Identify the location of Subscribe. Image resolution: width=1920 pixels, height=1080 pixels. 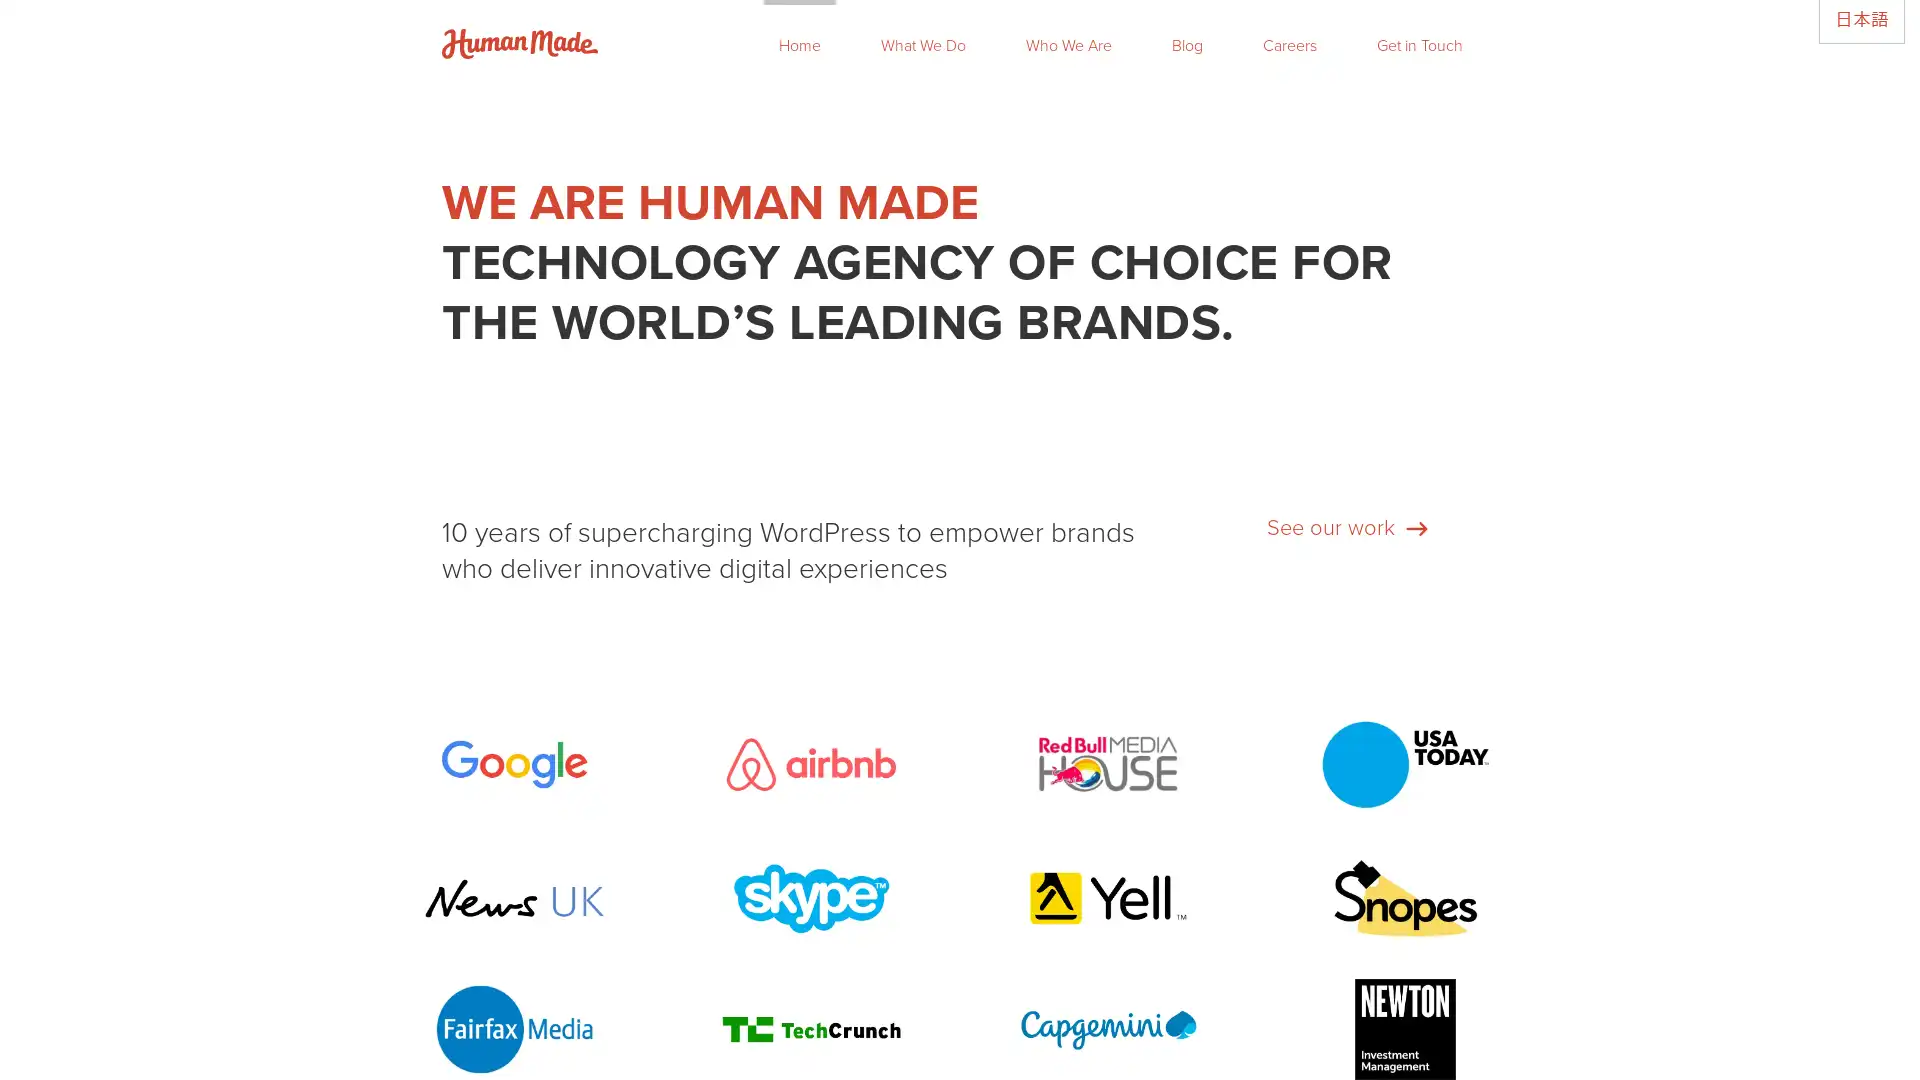
(1246, 1018).